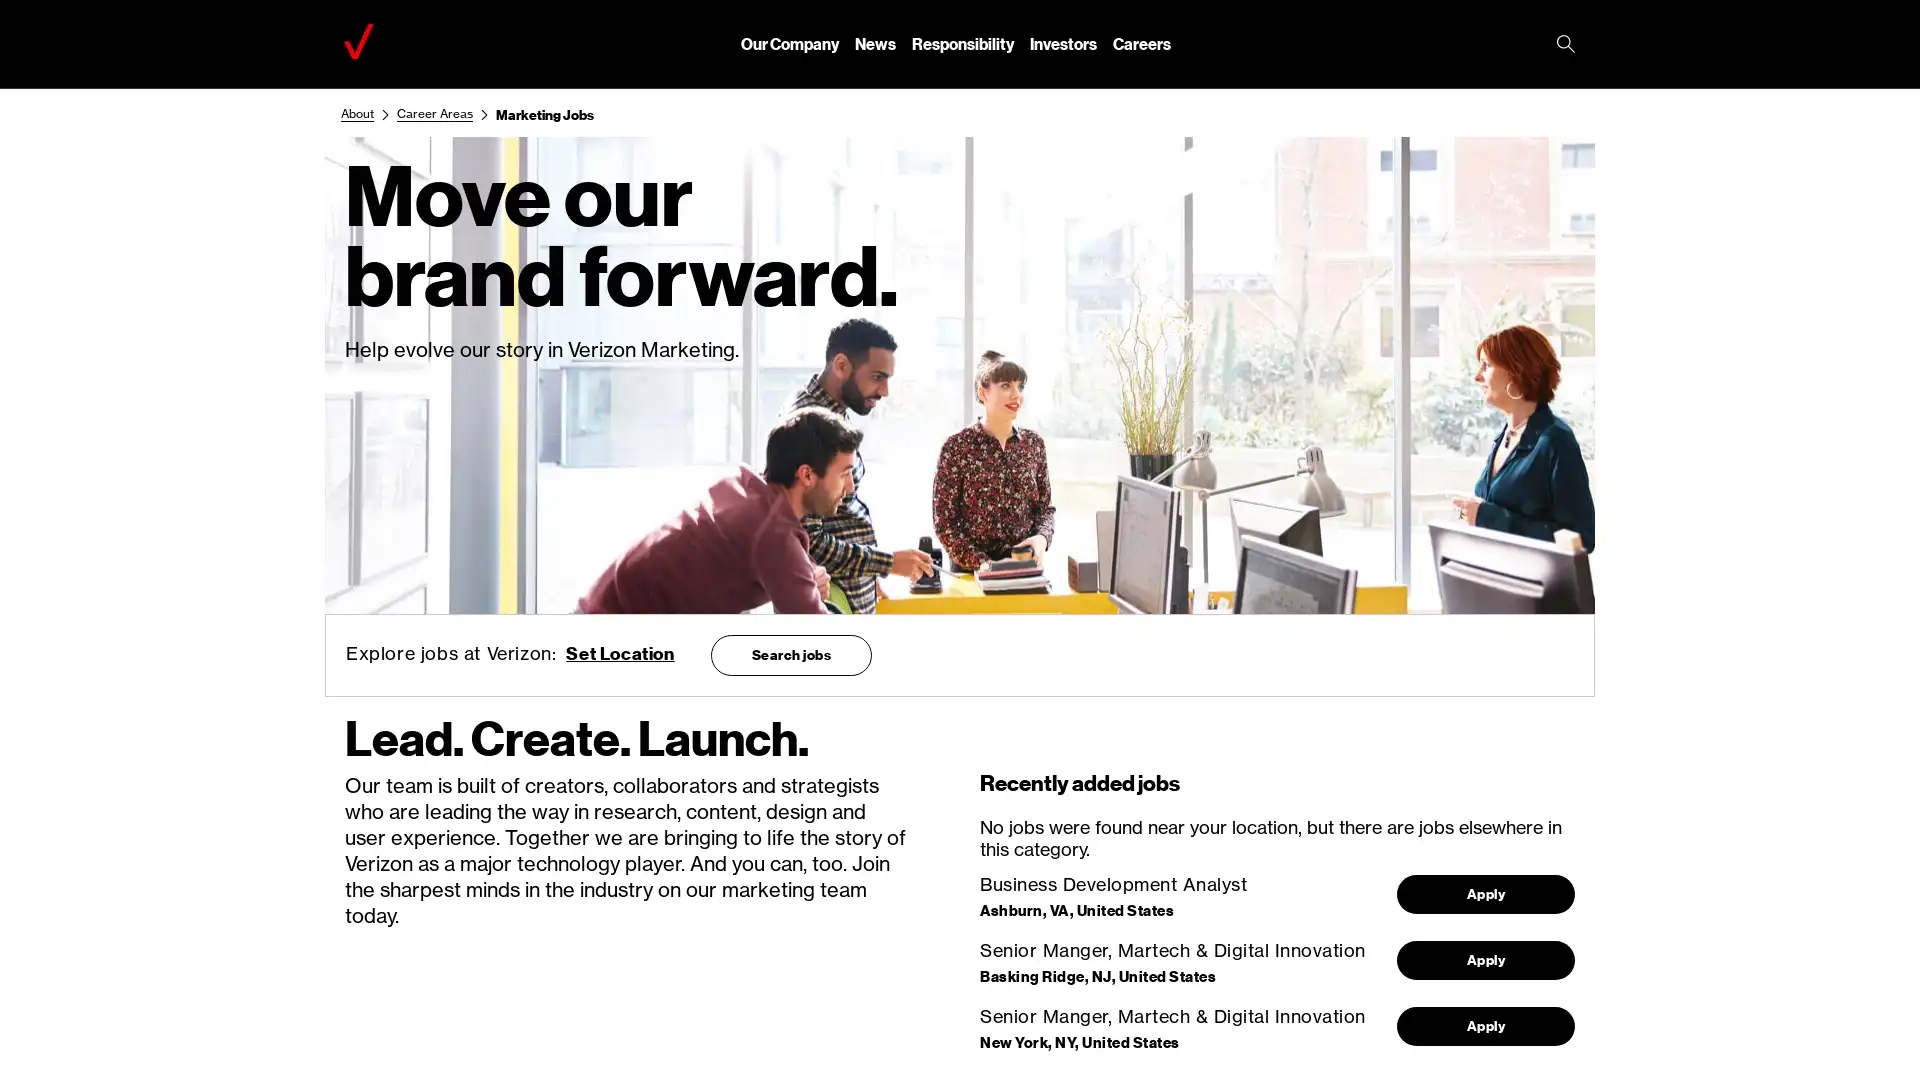  Describe the element at coordinates (875, 43) in the screenshot. I see `News Menu List` at that location.